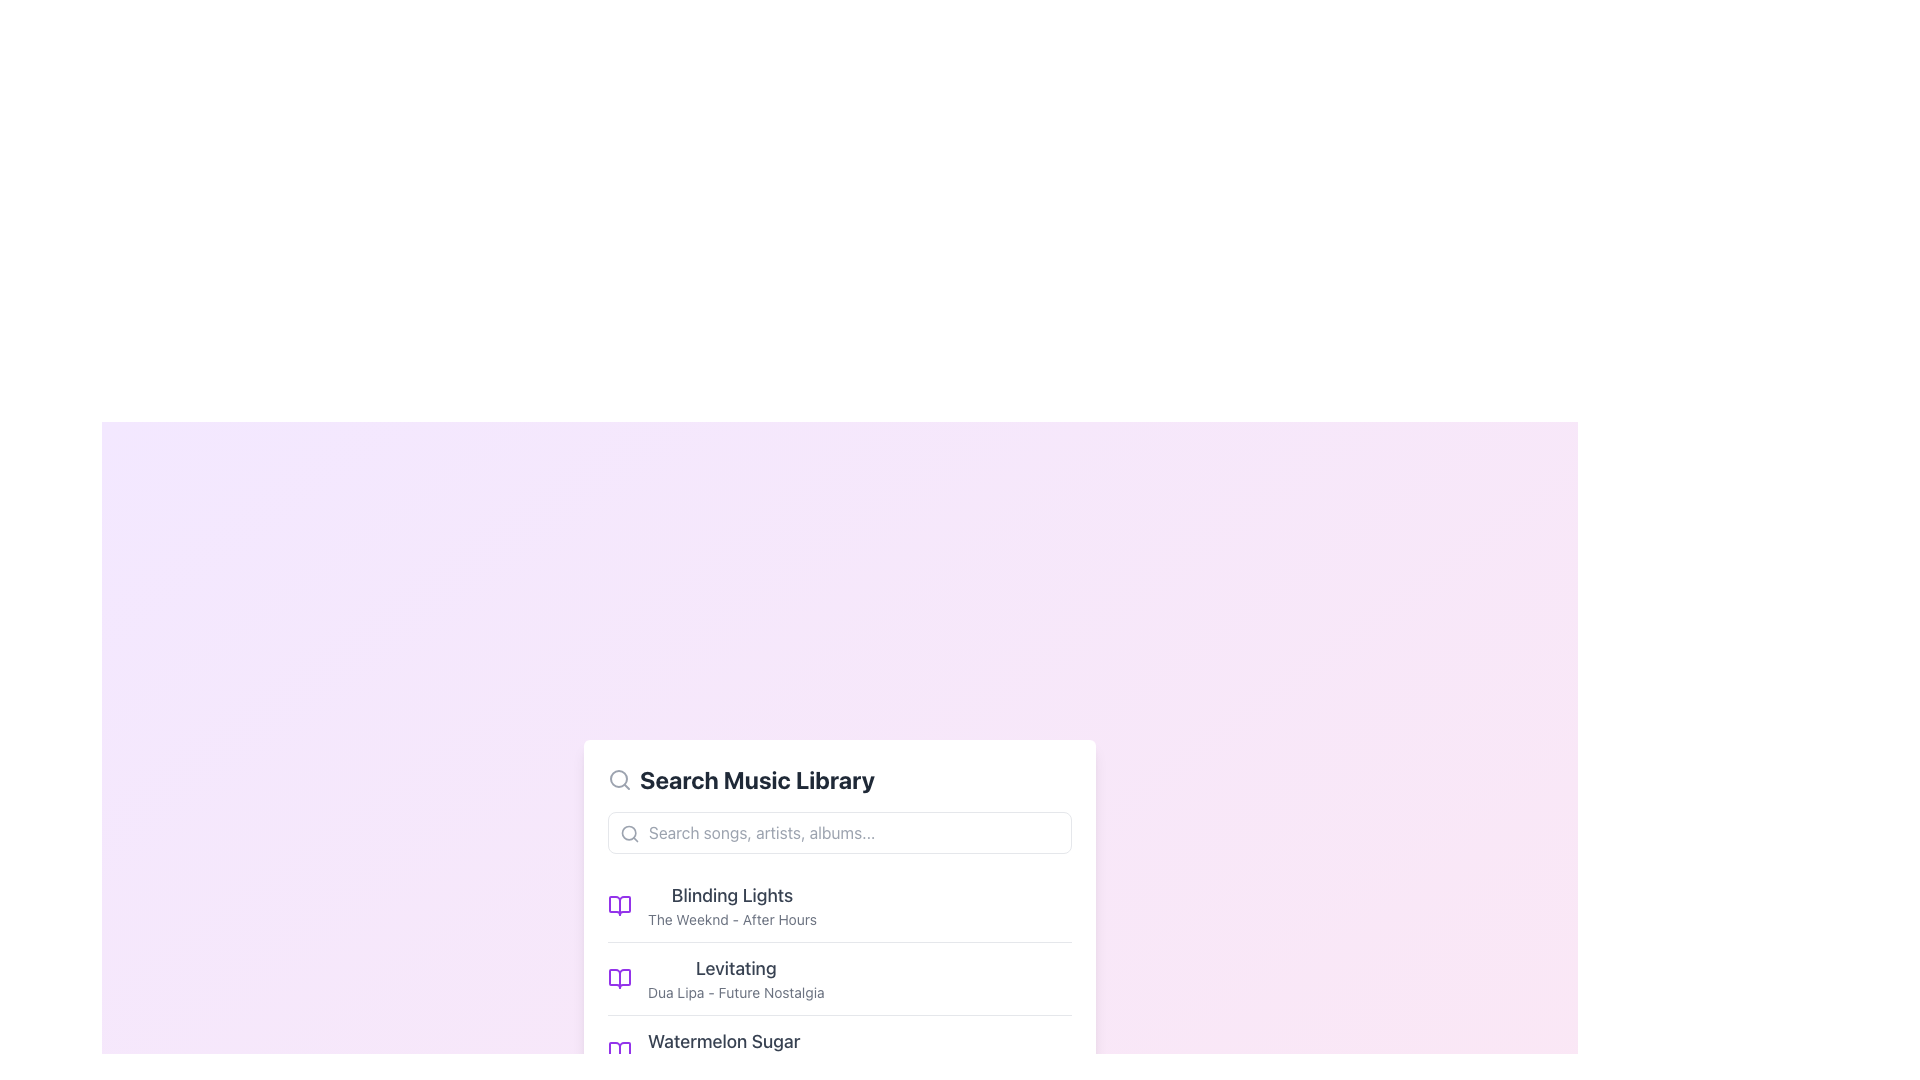  Describe the element at coordinates (618, 977) in the screenshot. I see `the SVG icon representing the song 'Levitating' located in the second row of the list under 'Search Music Library'` at that location.